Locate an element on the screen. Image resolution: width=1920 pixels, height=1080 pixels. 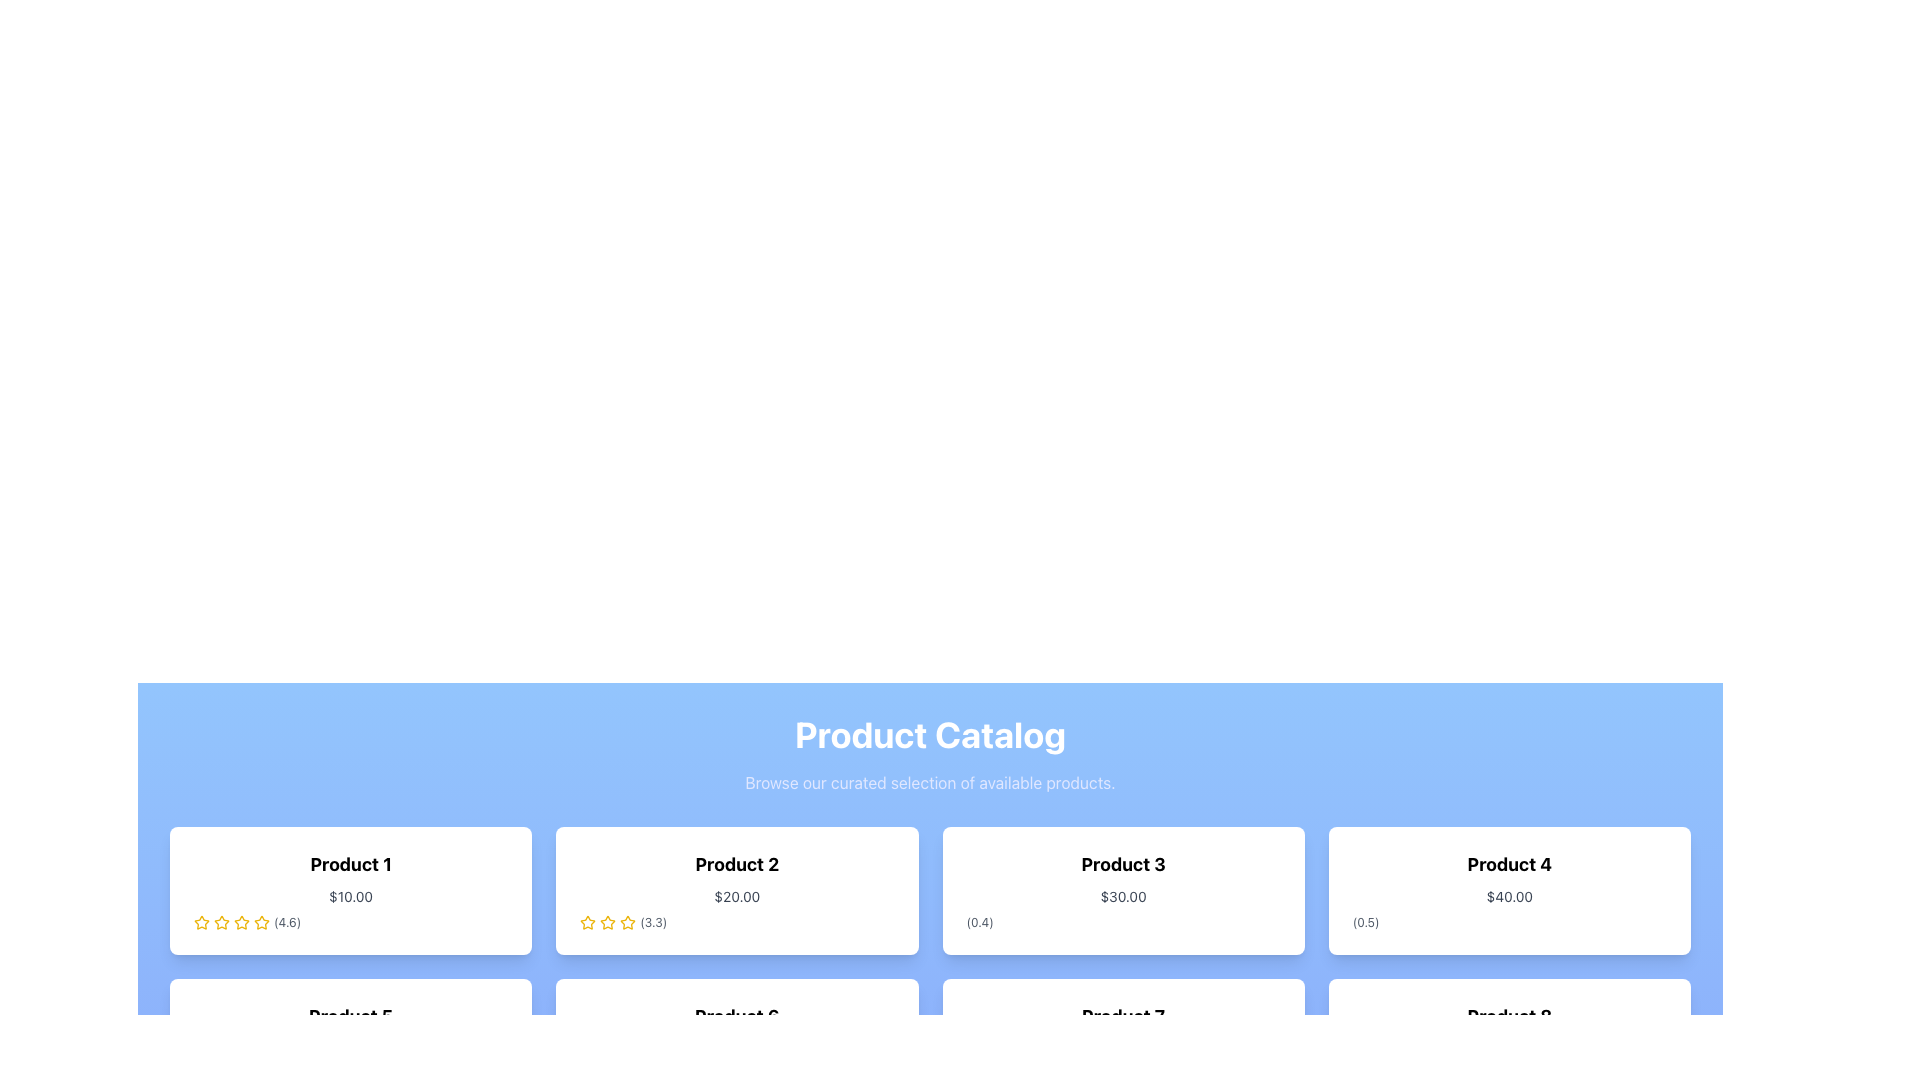
numerical rating value displayed in the text label located at the end of the row of five stars in the rating section of the first product card on the top left corner of the product catalog grid is located at coordinates (286, 922).